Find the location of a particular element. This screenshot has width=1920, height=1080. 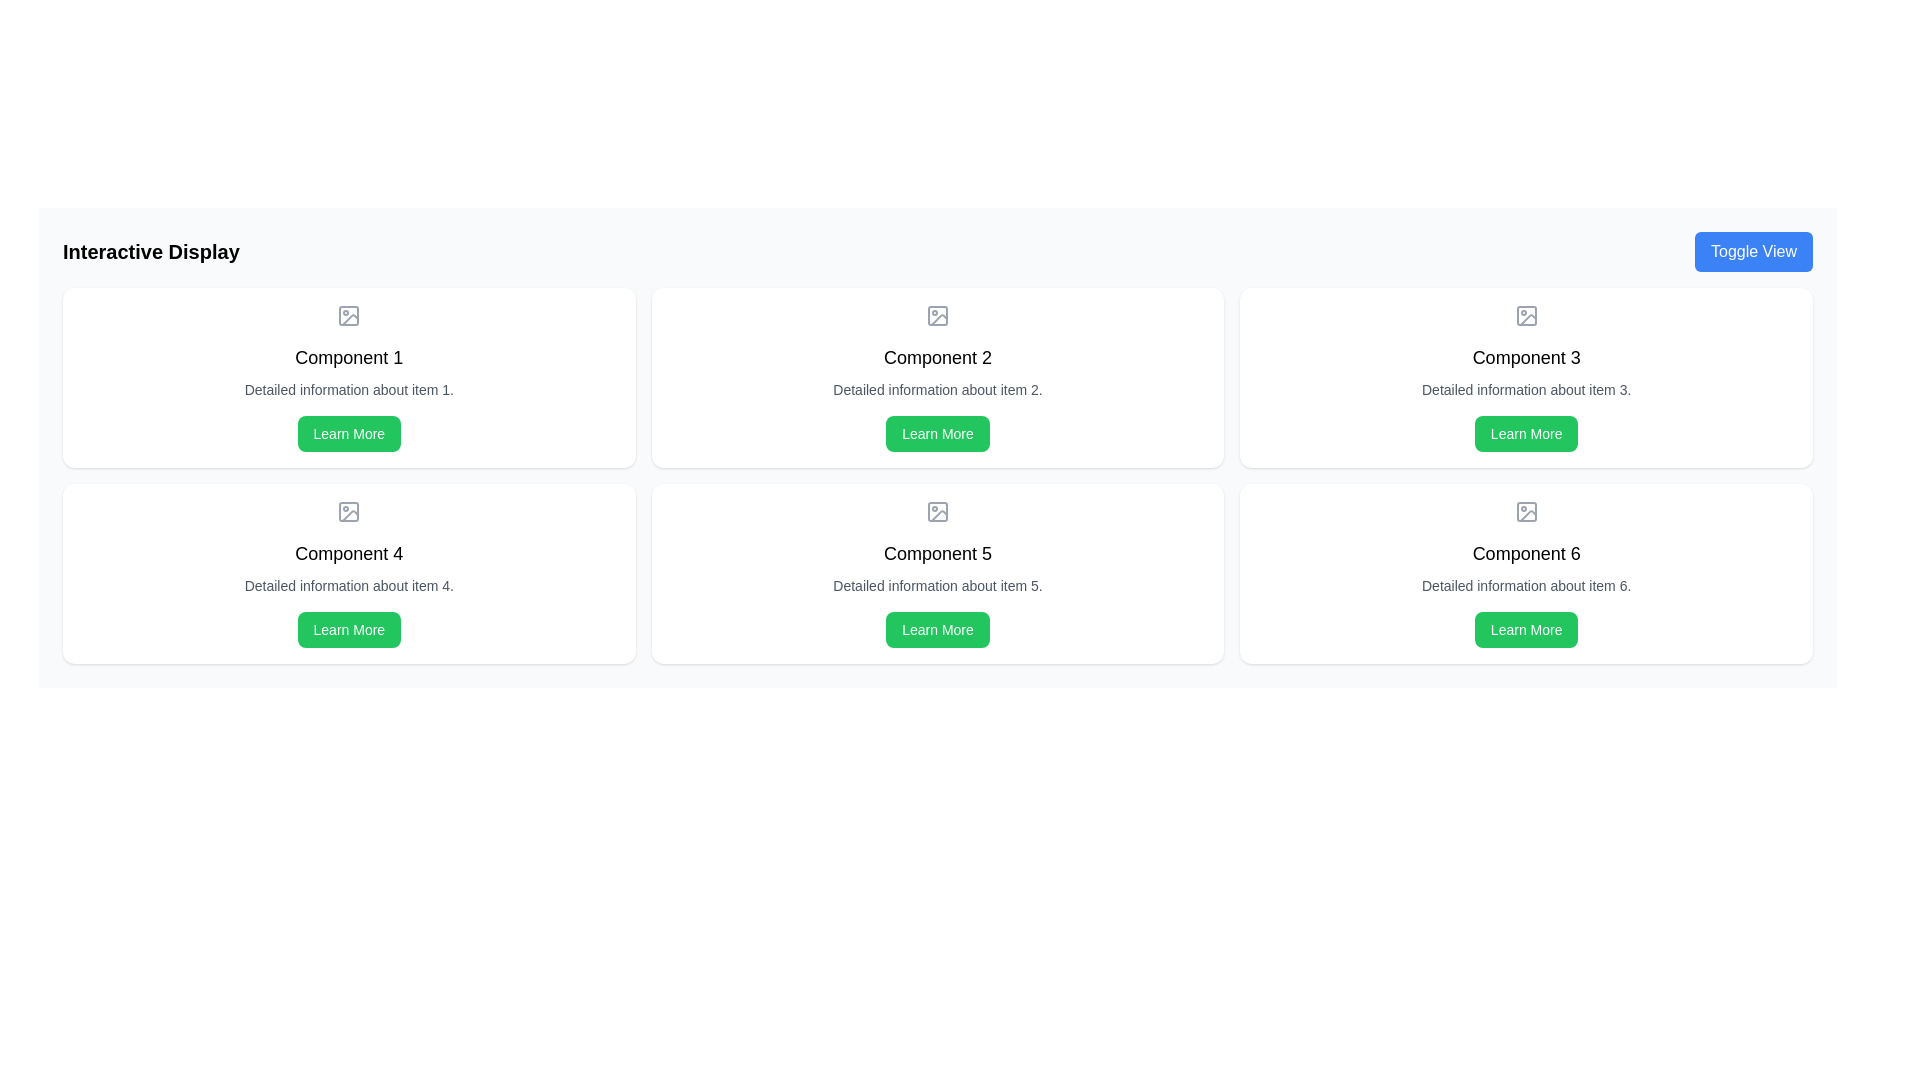

the green button with rounded edges labeled 'Learn More' located at the bottom center of 'Component 4' is located at coordinates (349, 628).